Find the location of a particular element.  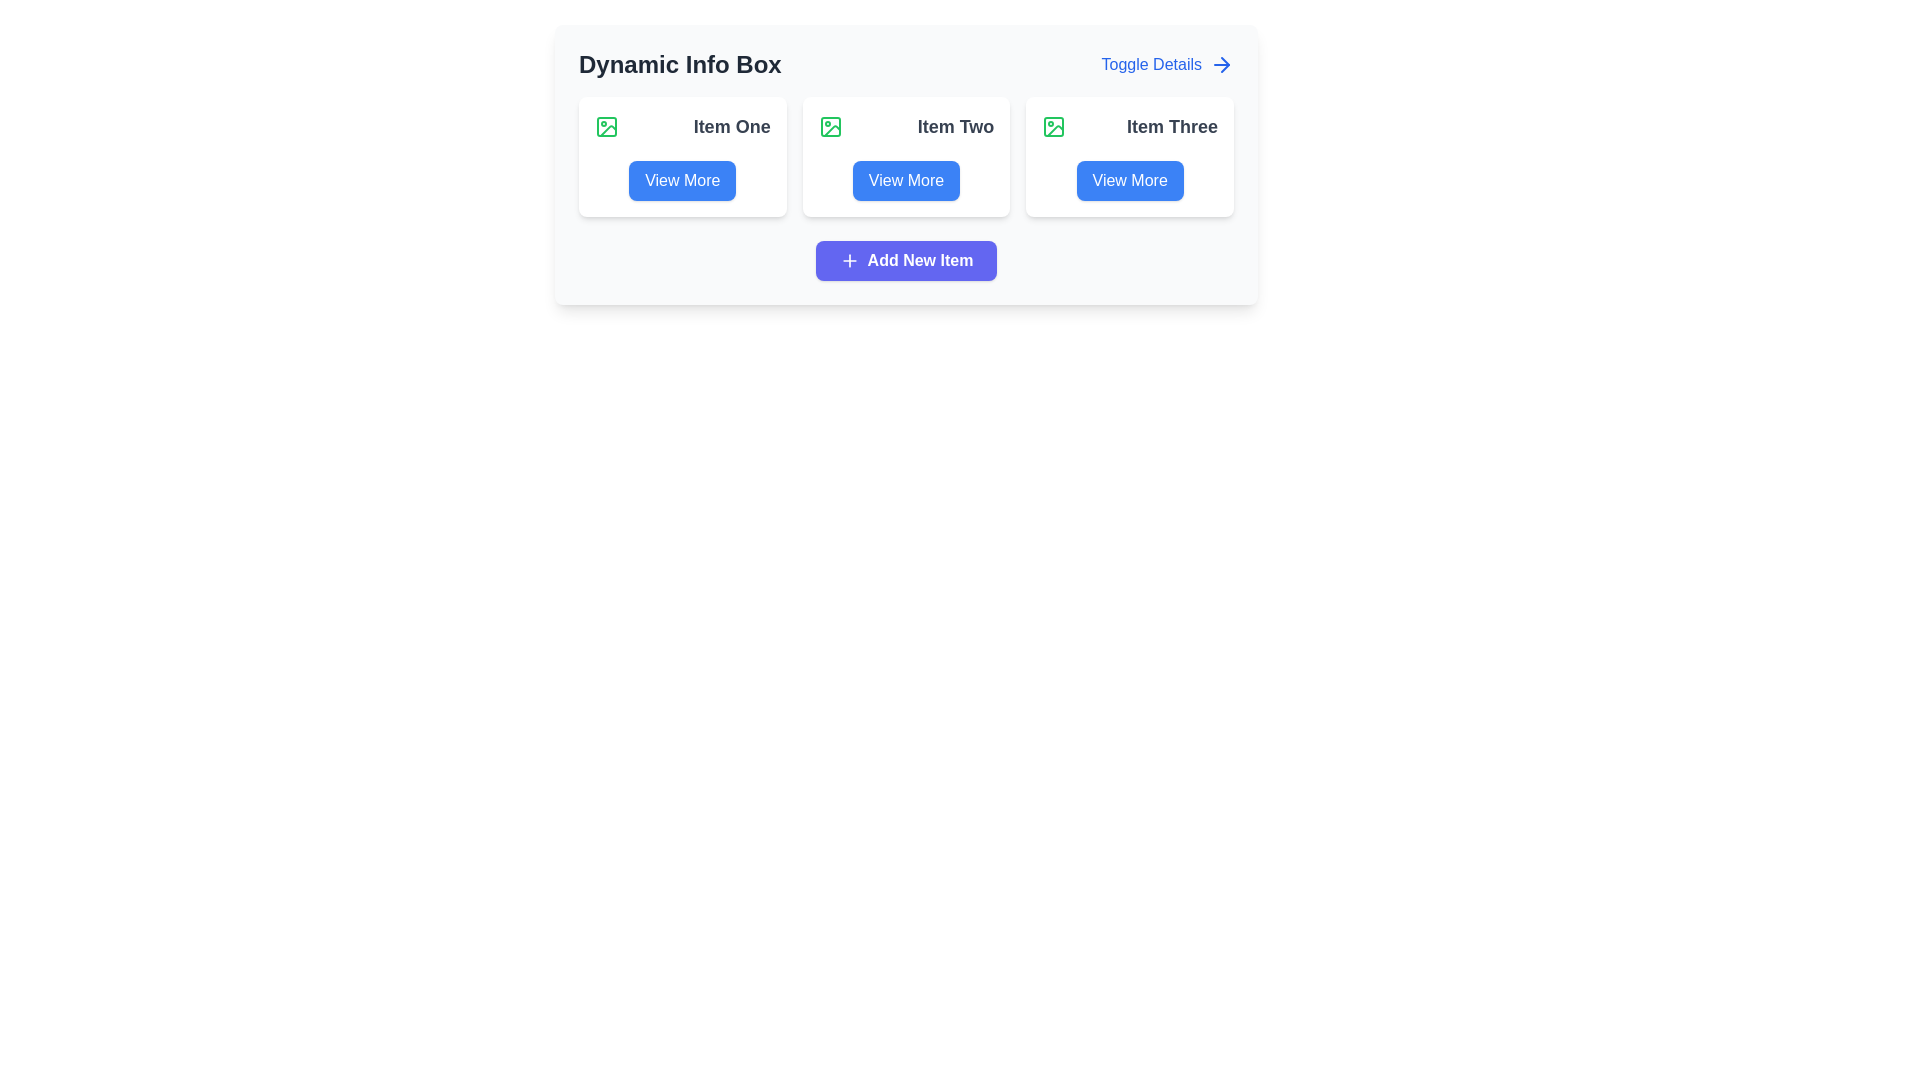

the forward navigation icon located in the top right section of the interface, adjacent to the 'Toggle Details' text is located at coordinates (1224, 64).